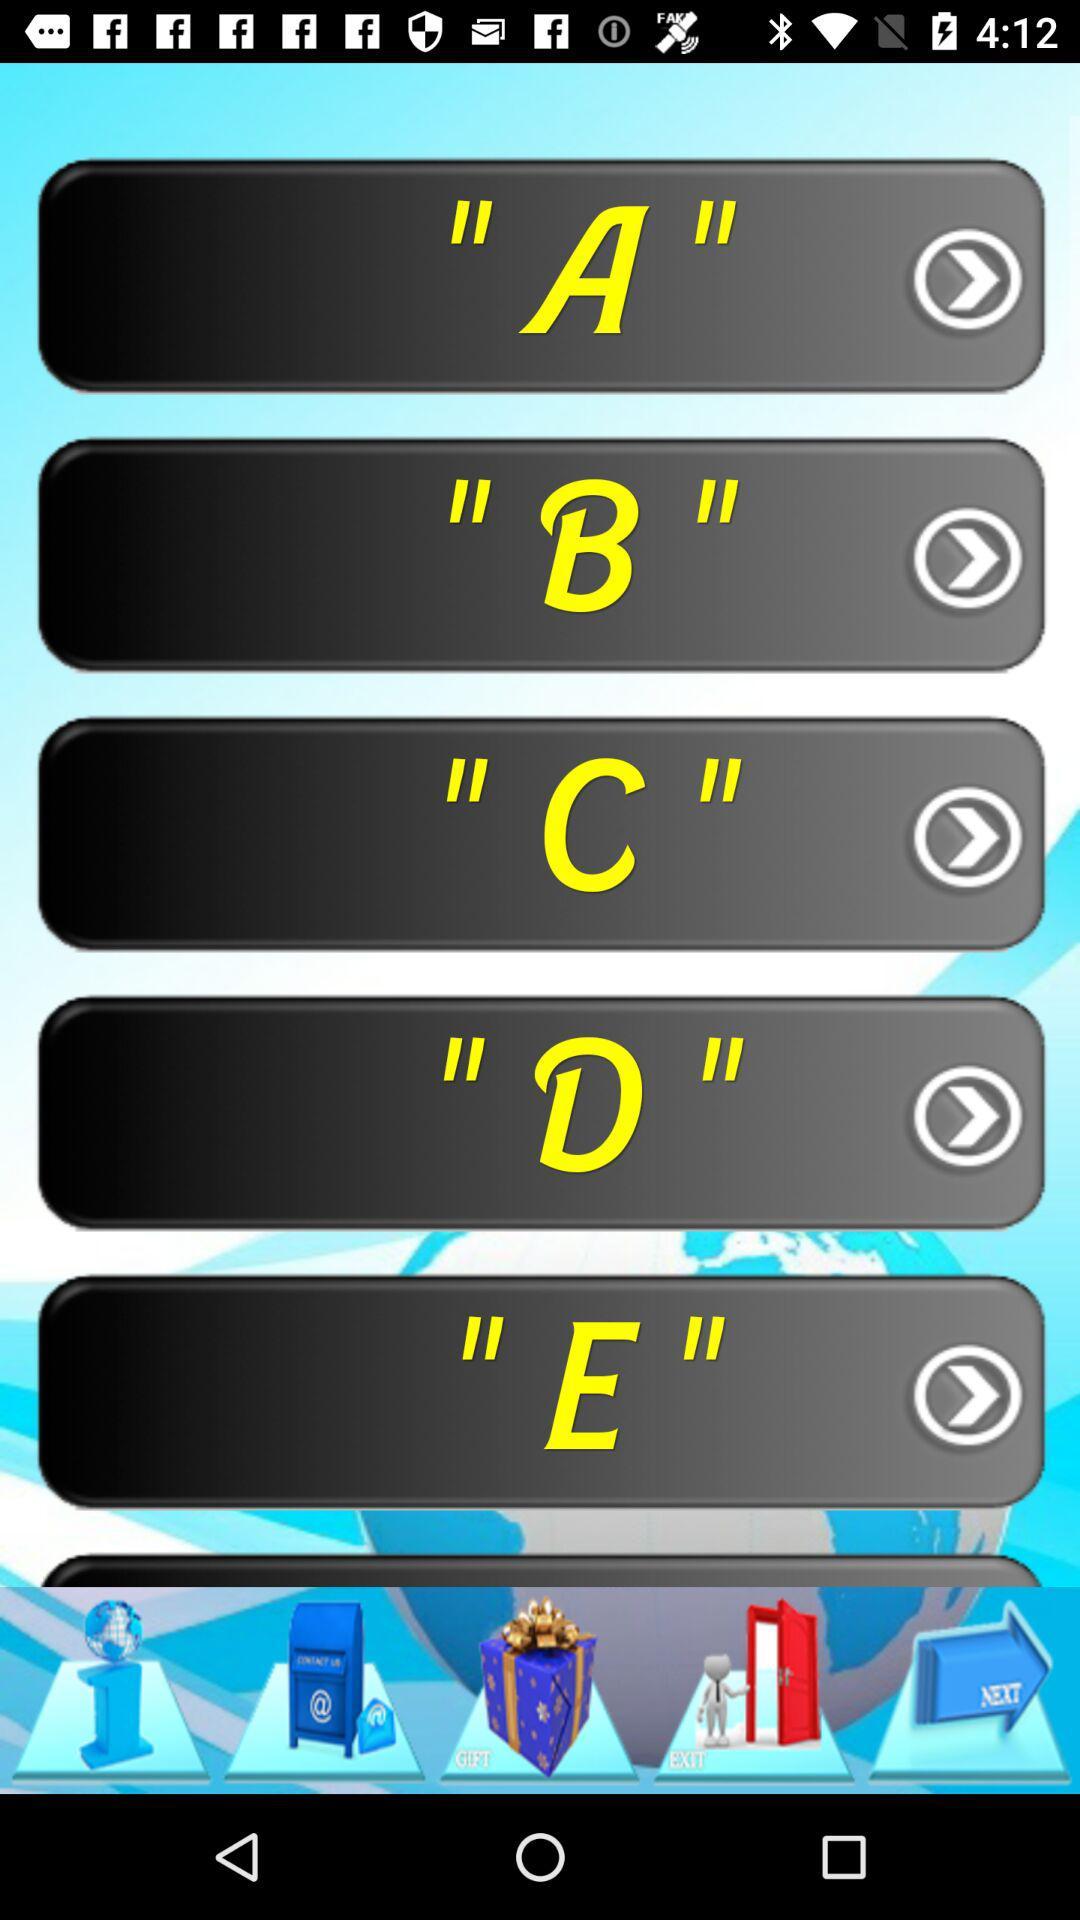 This screenshot has width=1080, height=1920. What do you see at coordinates (968, 1689) in the screenshot?
I see `the arrow_forward icon` at bounding box center [968, 1689].